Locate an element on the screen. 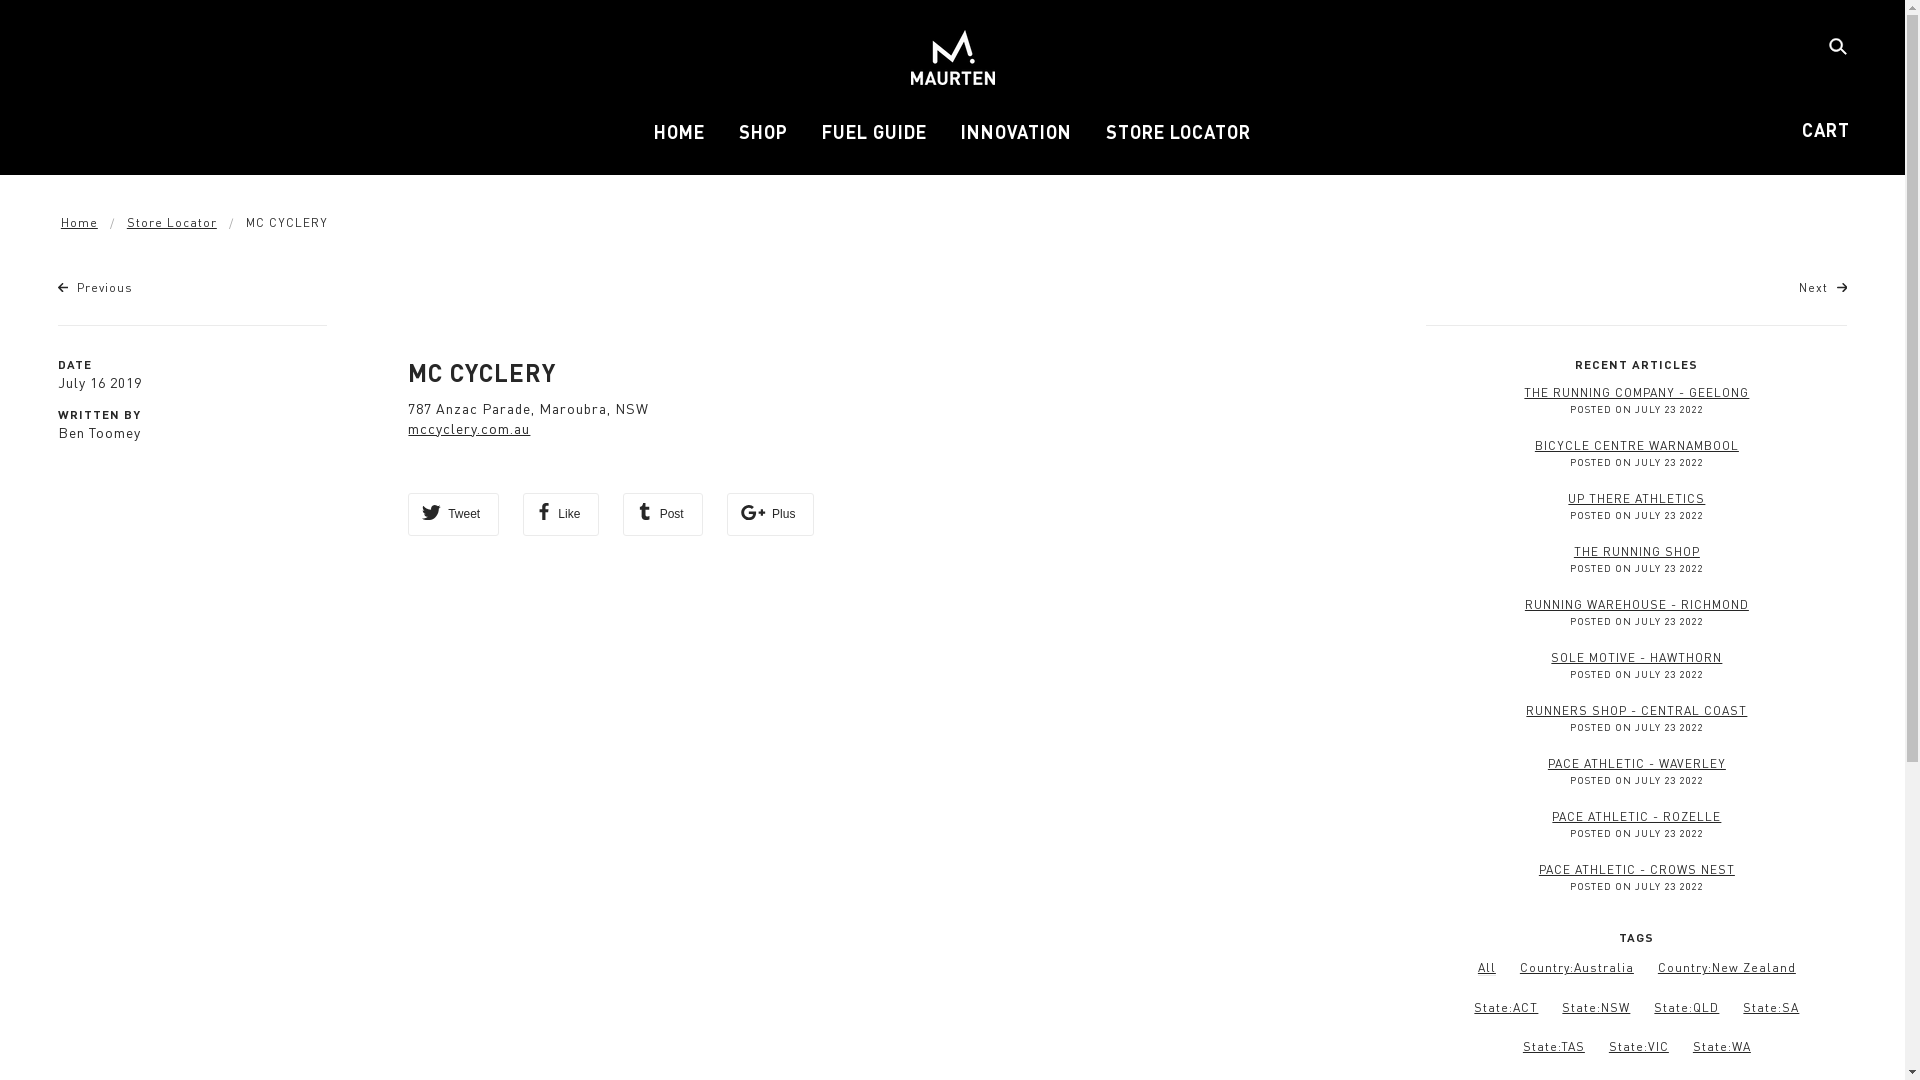 The width and height of the screenshot is (1920, 1080). 'All' is located at coordinates (1487, 967).